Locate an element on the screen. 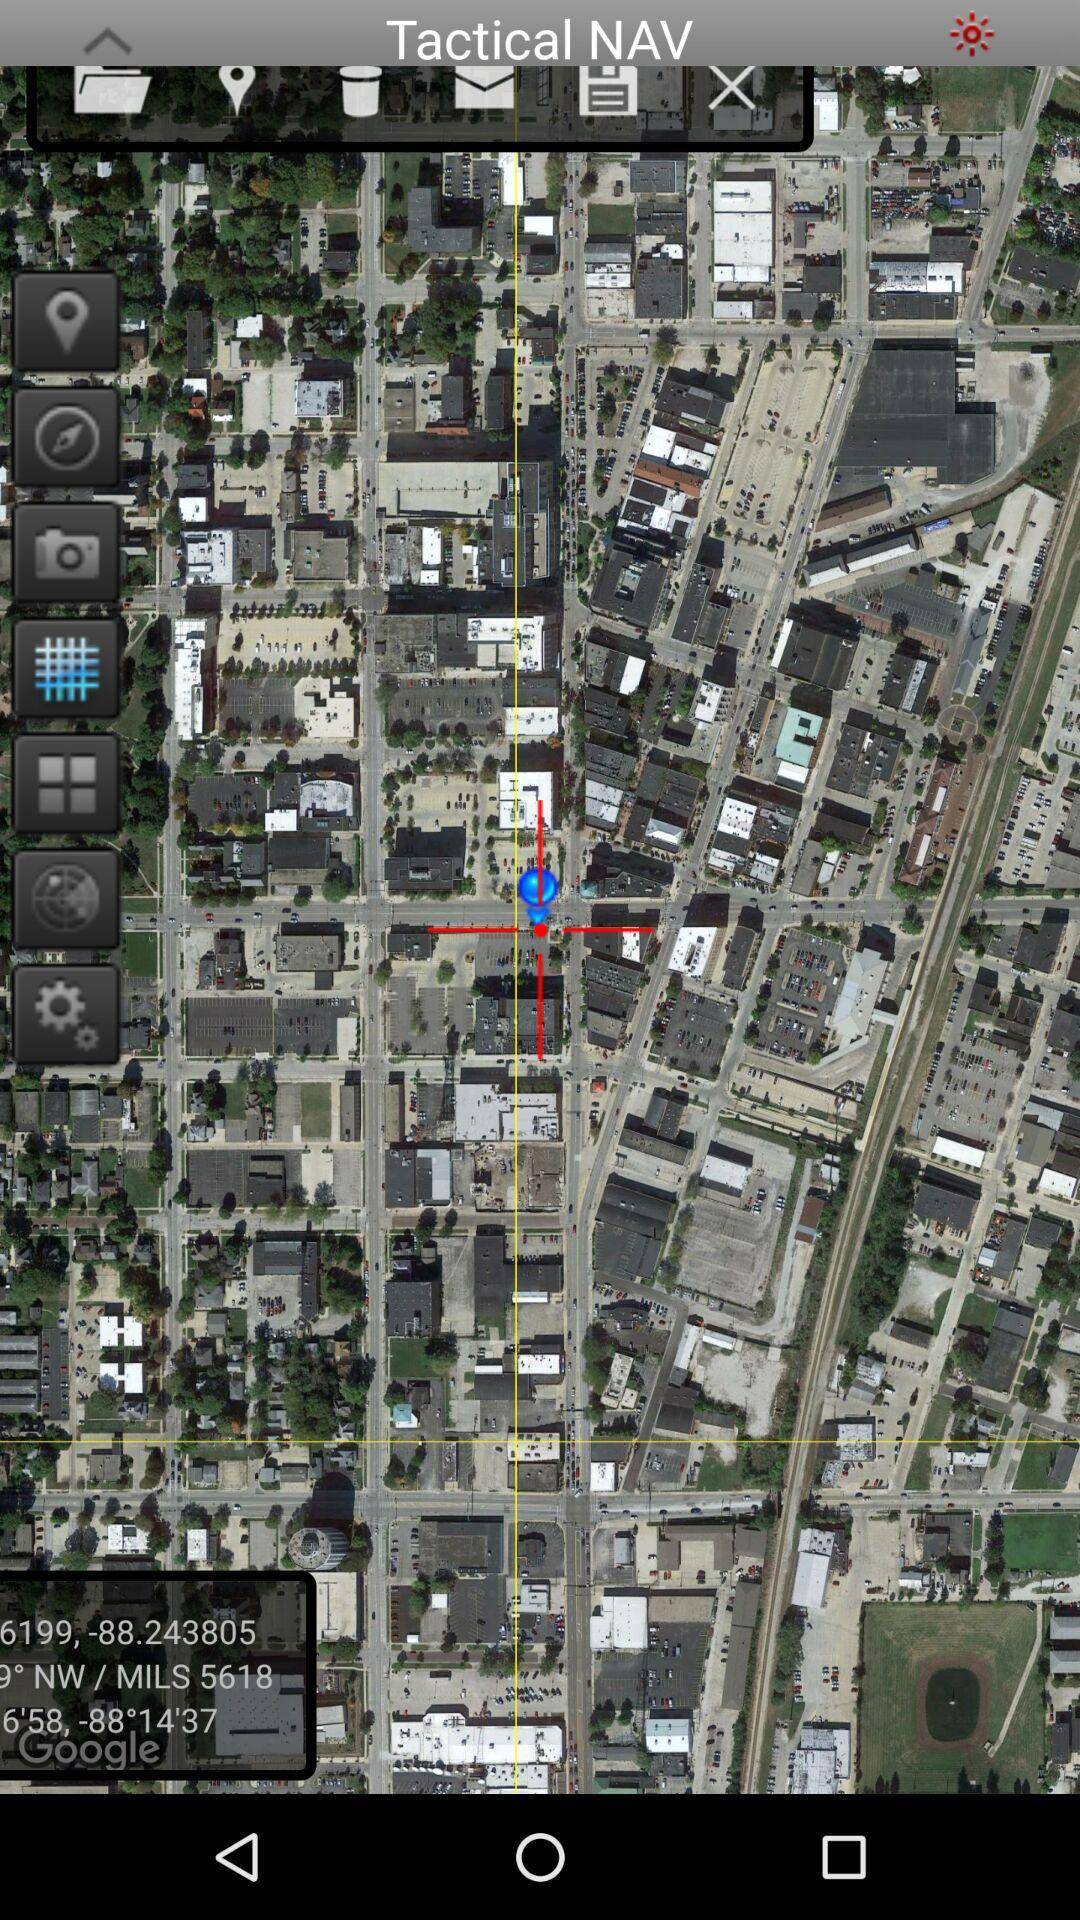 This screenshot has width=1080, height=1920. the explore icon is located at coordinates (58, 466).